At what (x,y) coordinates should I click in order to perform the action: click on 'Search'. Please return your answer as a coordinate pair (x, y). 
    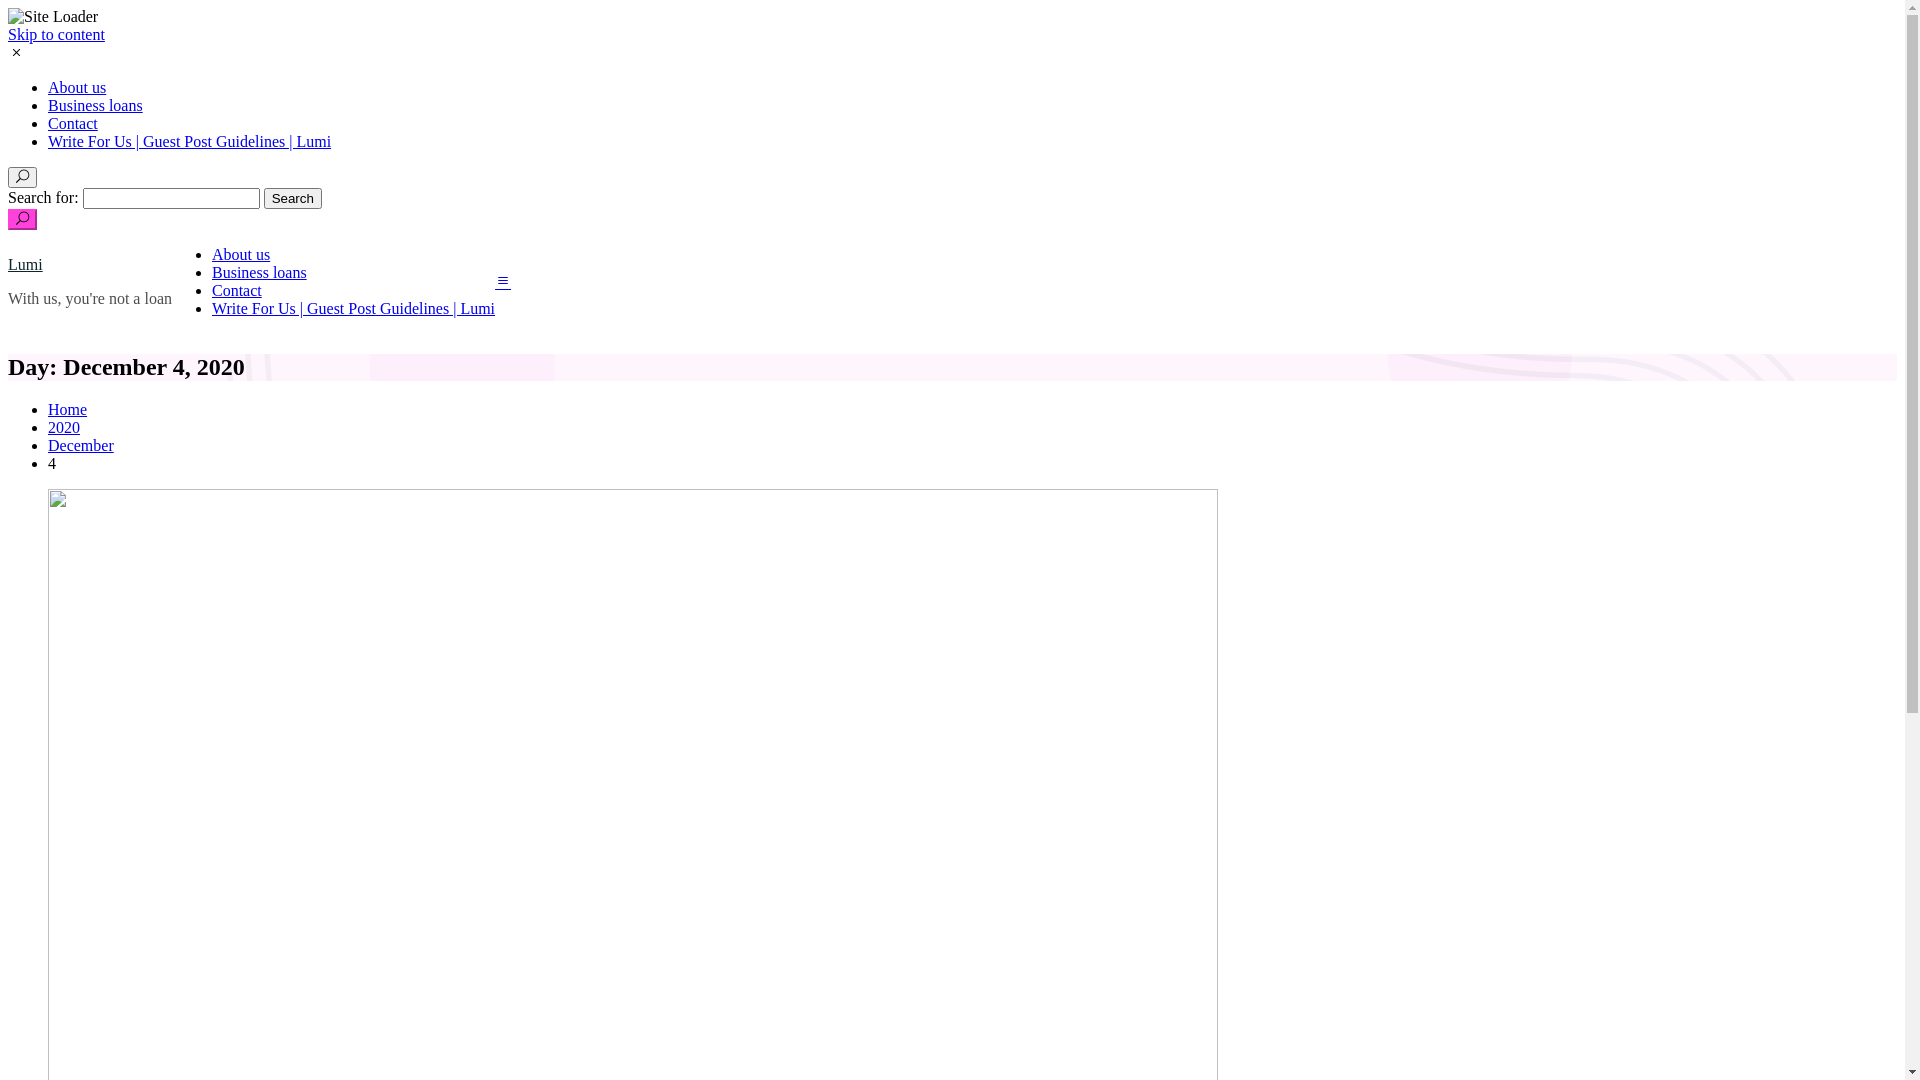
    Looking at the image, I should click on (291, 198).